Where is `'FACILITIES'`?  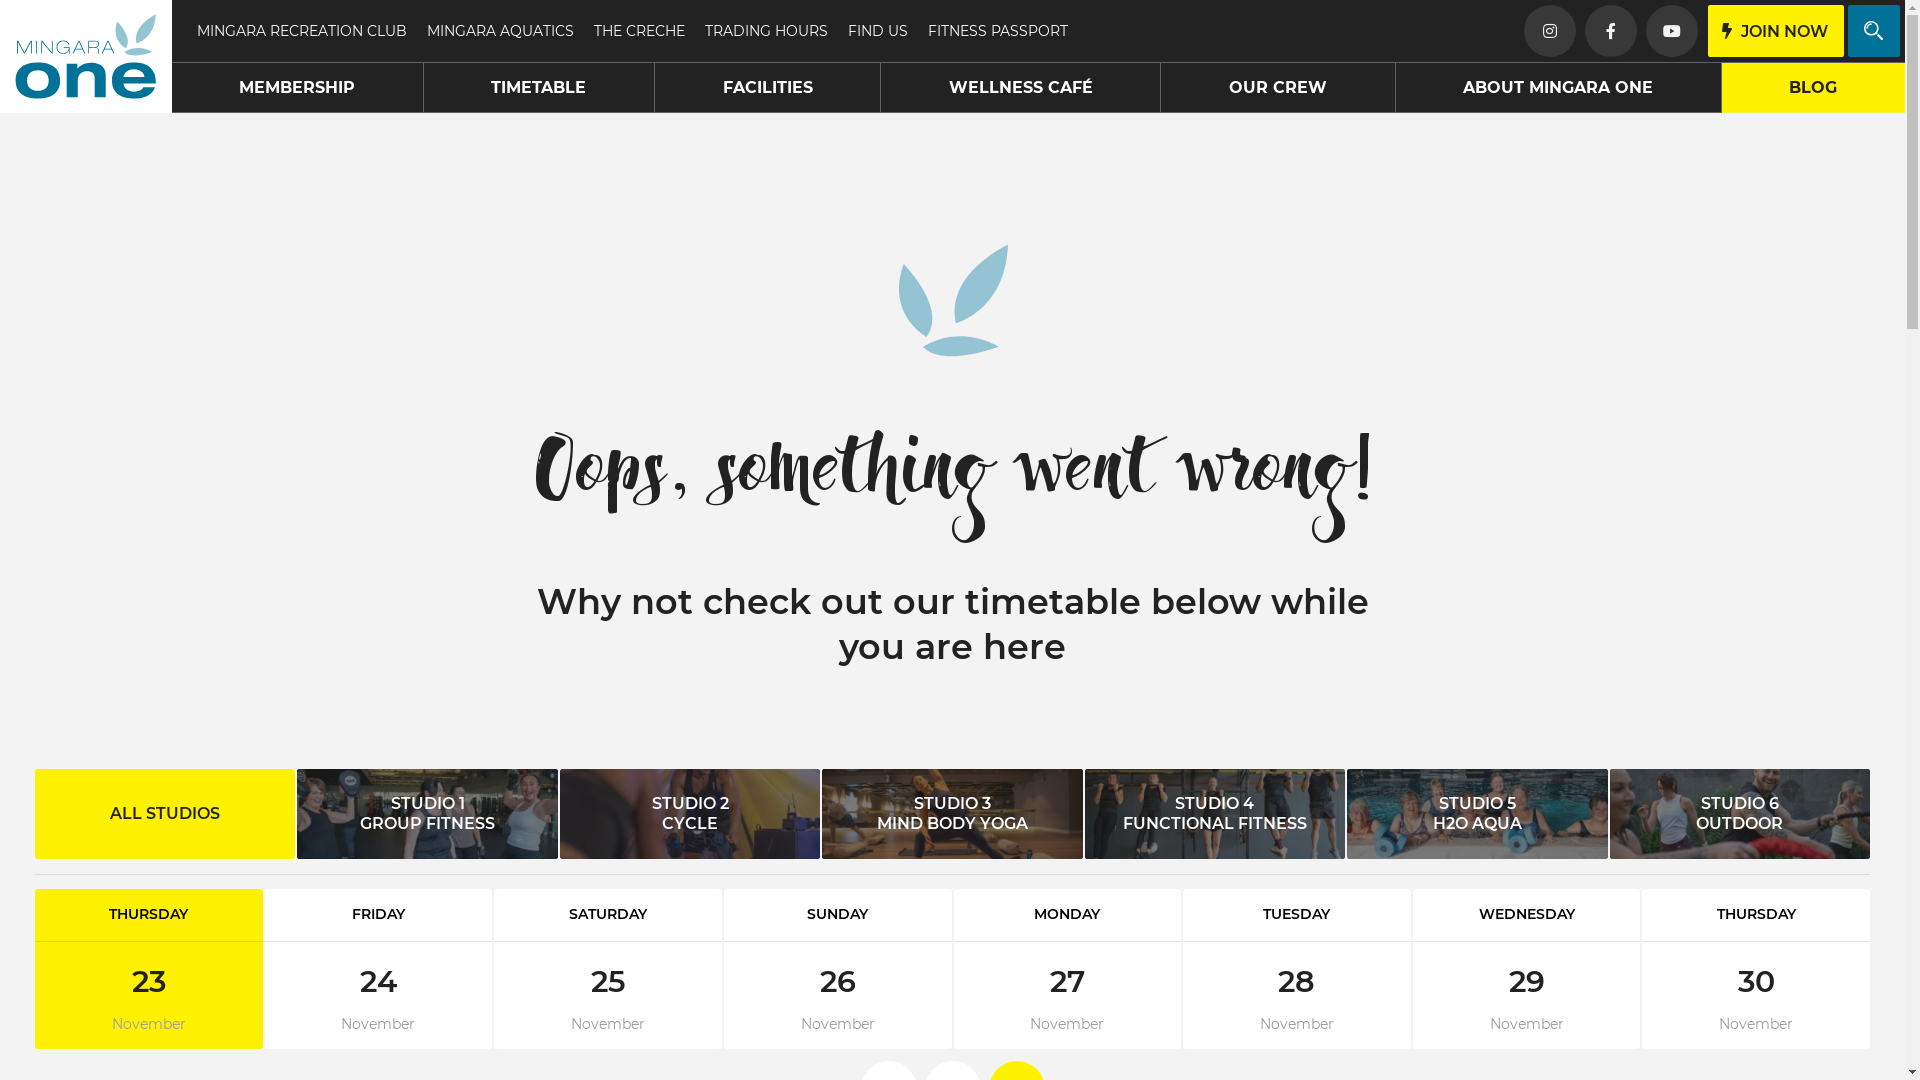
'FACILITIES' is located at coordinates (767, 87).